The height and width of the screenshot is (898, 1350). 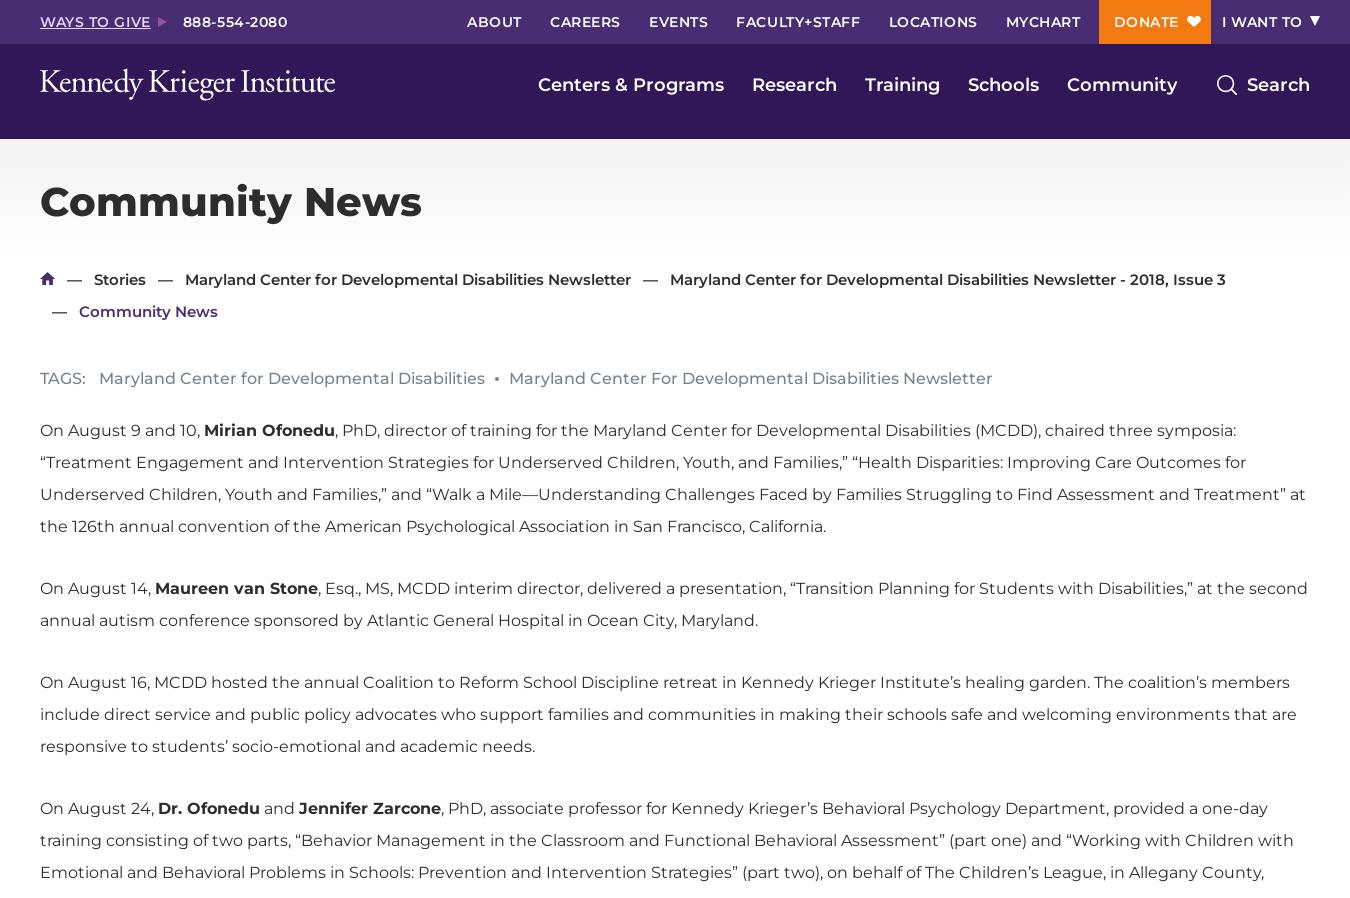 I want to click on 'On August 9 and 10,', so click(x=122, y=430).